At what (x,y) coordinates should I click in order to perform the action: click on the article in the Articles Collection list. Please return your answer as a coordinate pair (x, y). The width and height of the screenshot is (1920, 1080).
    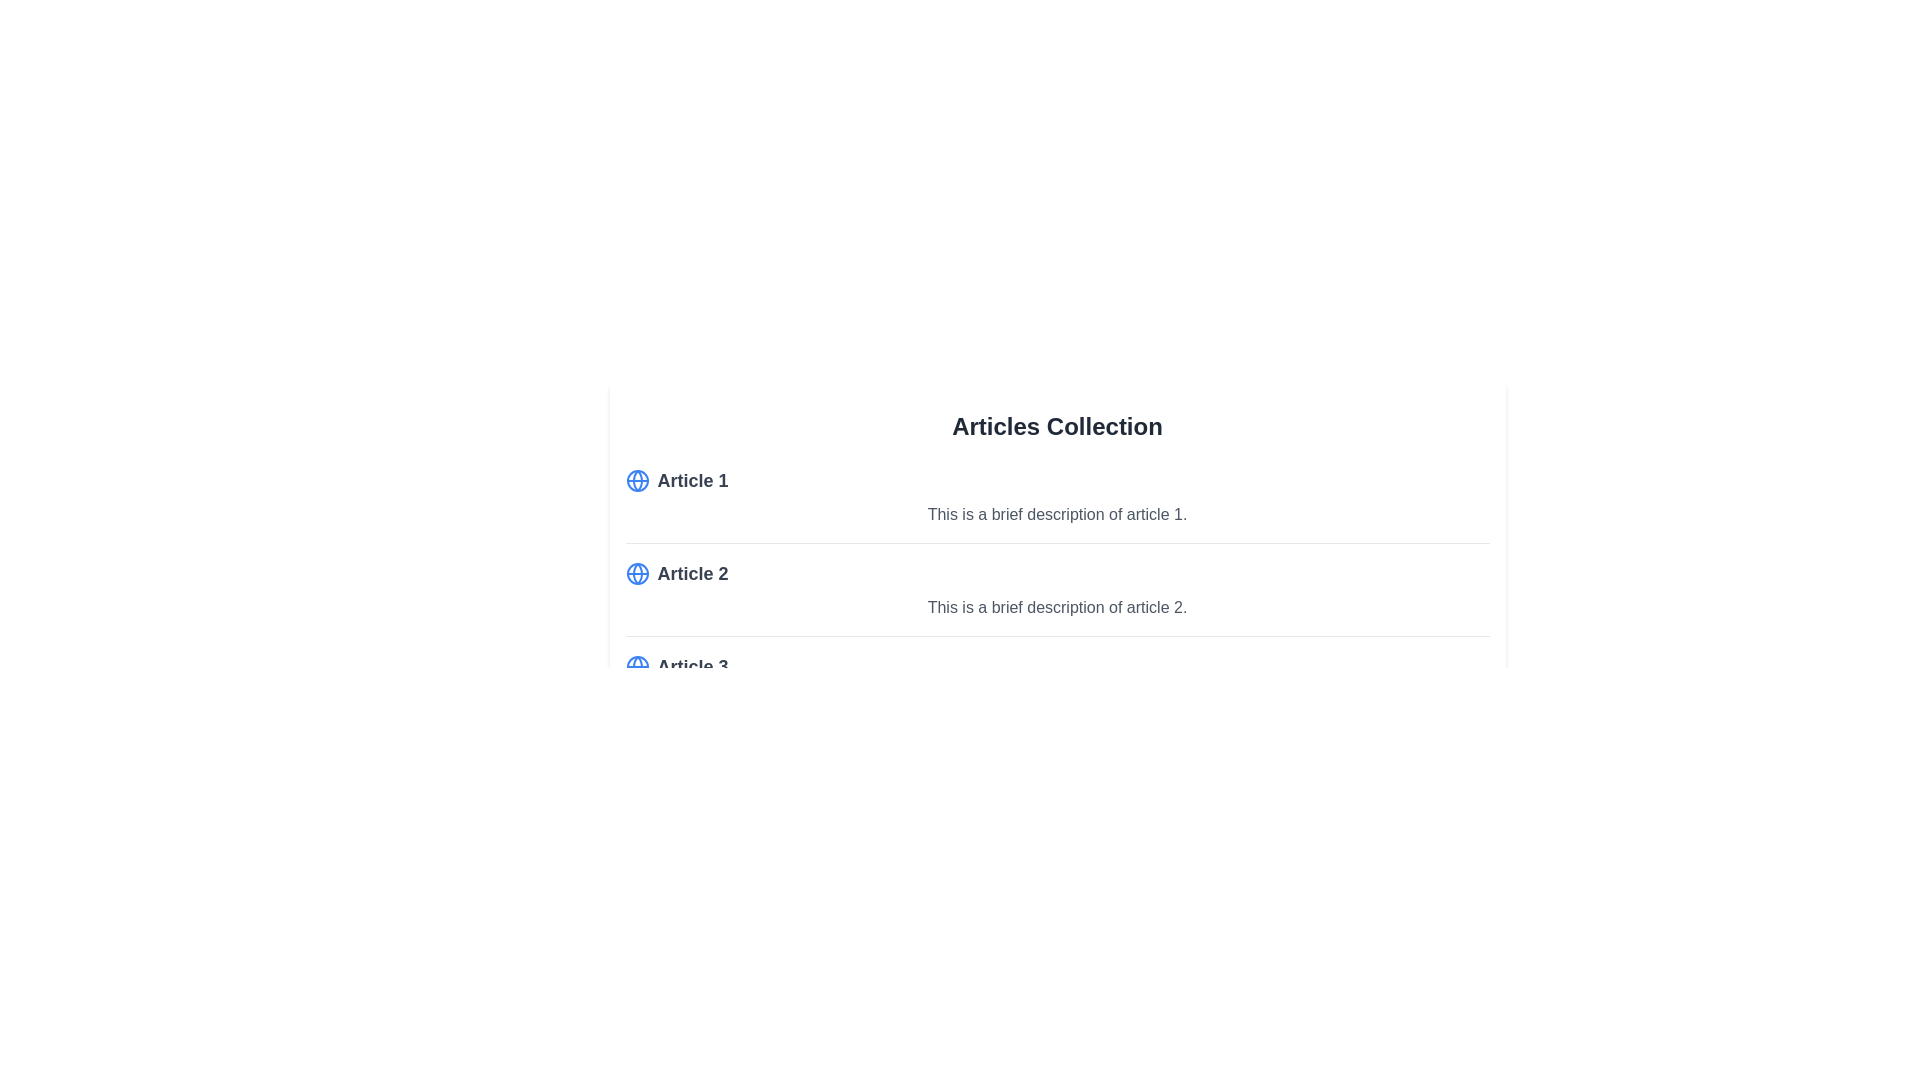
    Looking at the image, I should click on (1056, 597).